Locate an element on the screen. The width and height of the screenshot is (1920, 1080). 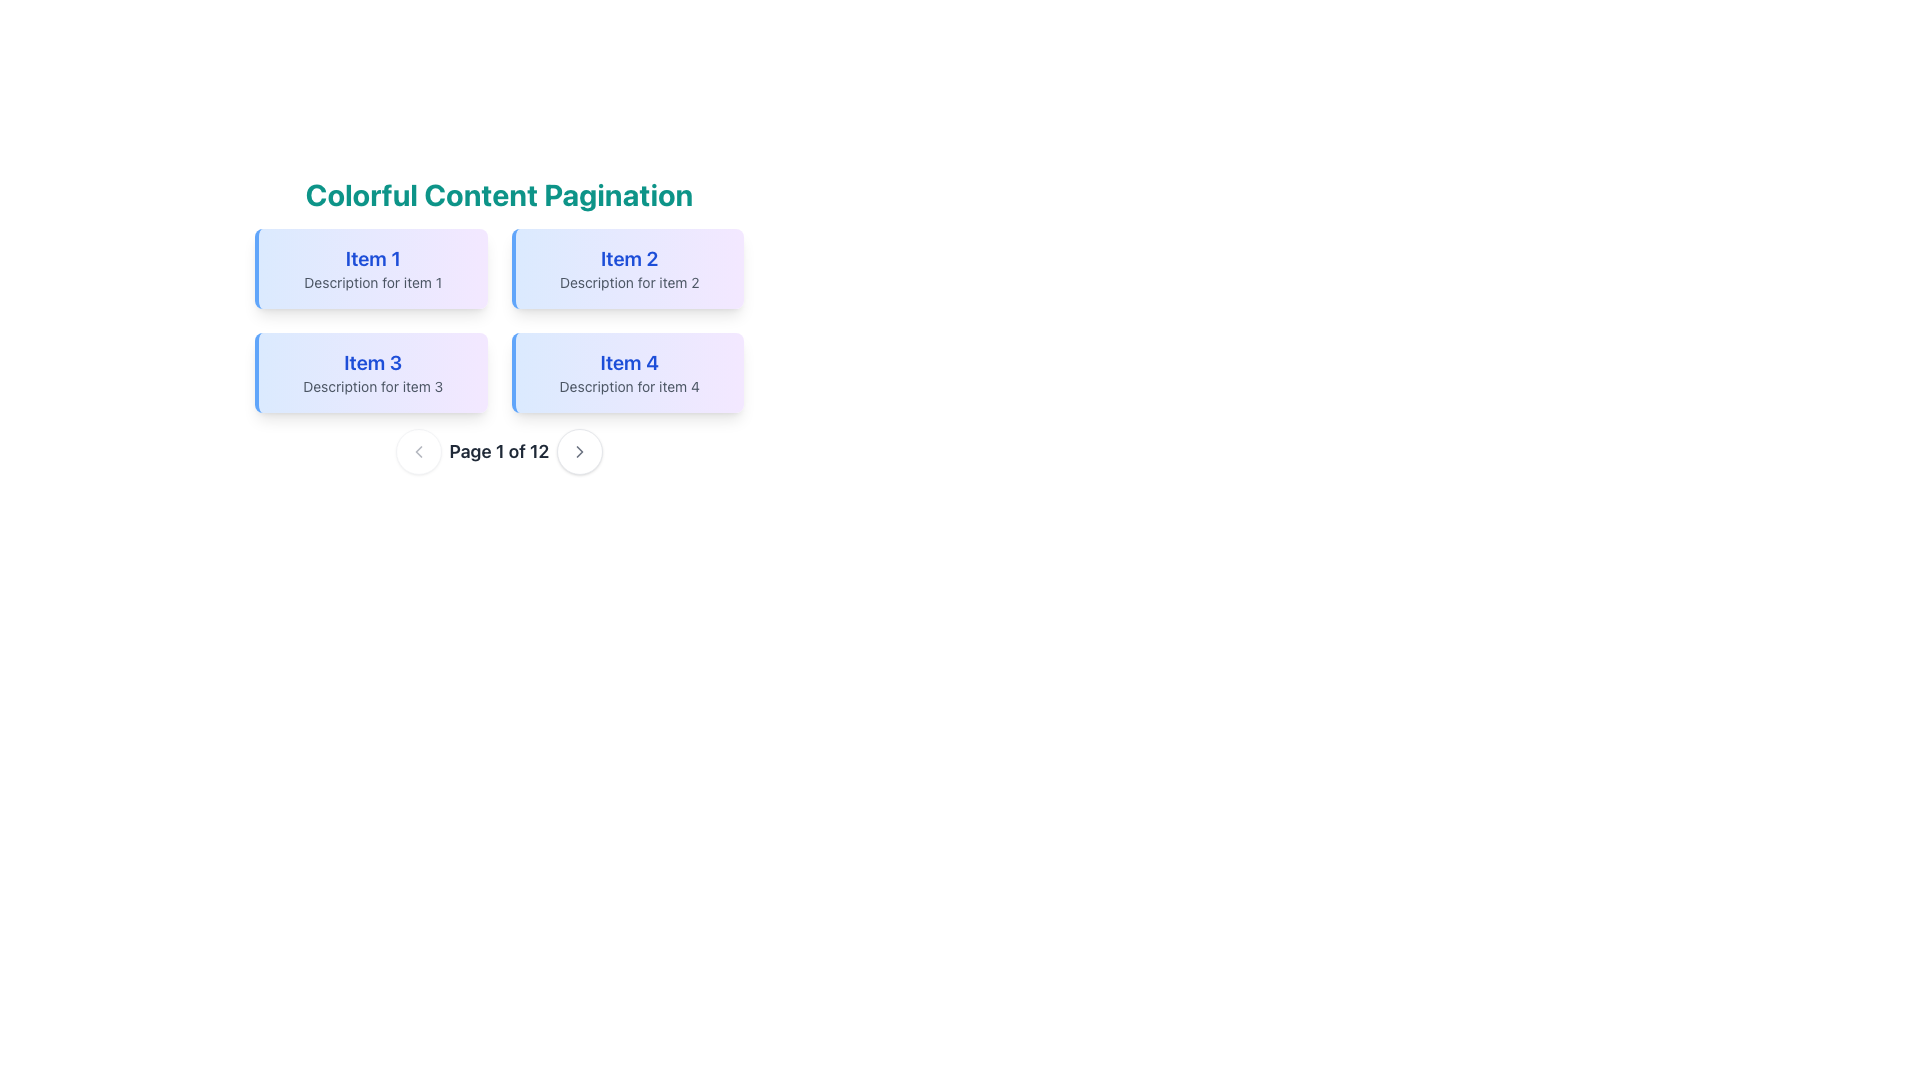
the descriptive label for 'Item 4' located directly below the text 'Item 4' within the card element in the bottom-right section of a four-card grid is located at coordinates (628, 386).